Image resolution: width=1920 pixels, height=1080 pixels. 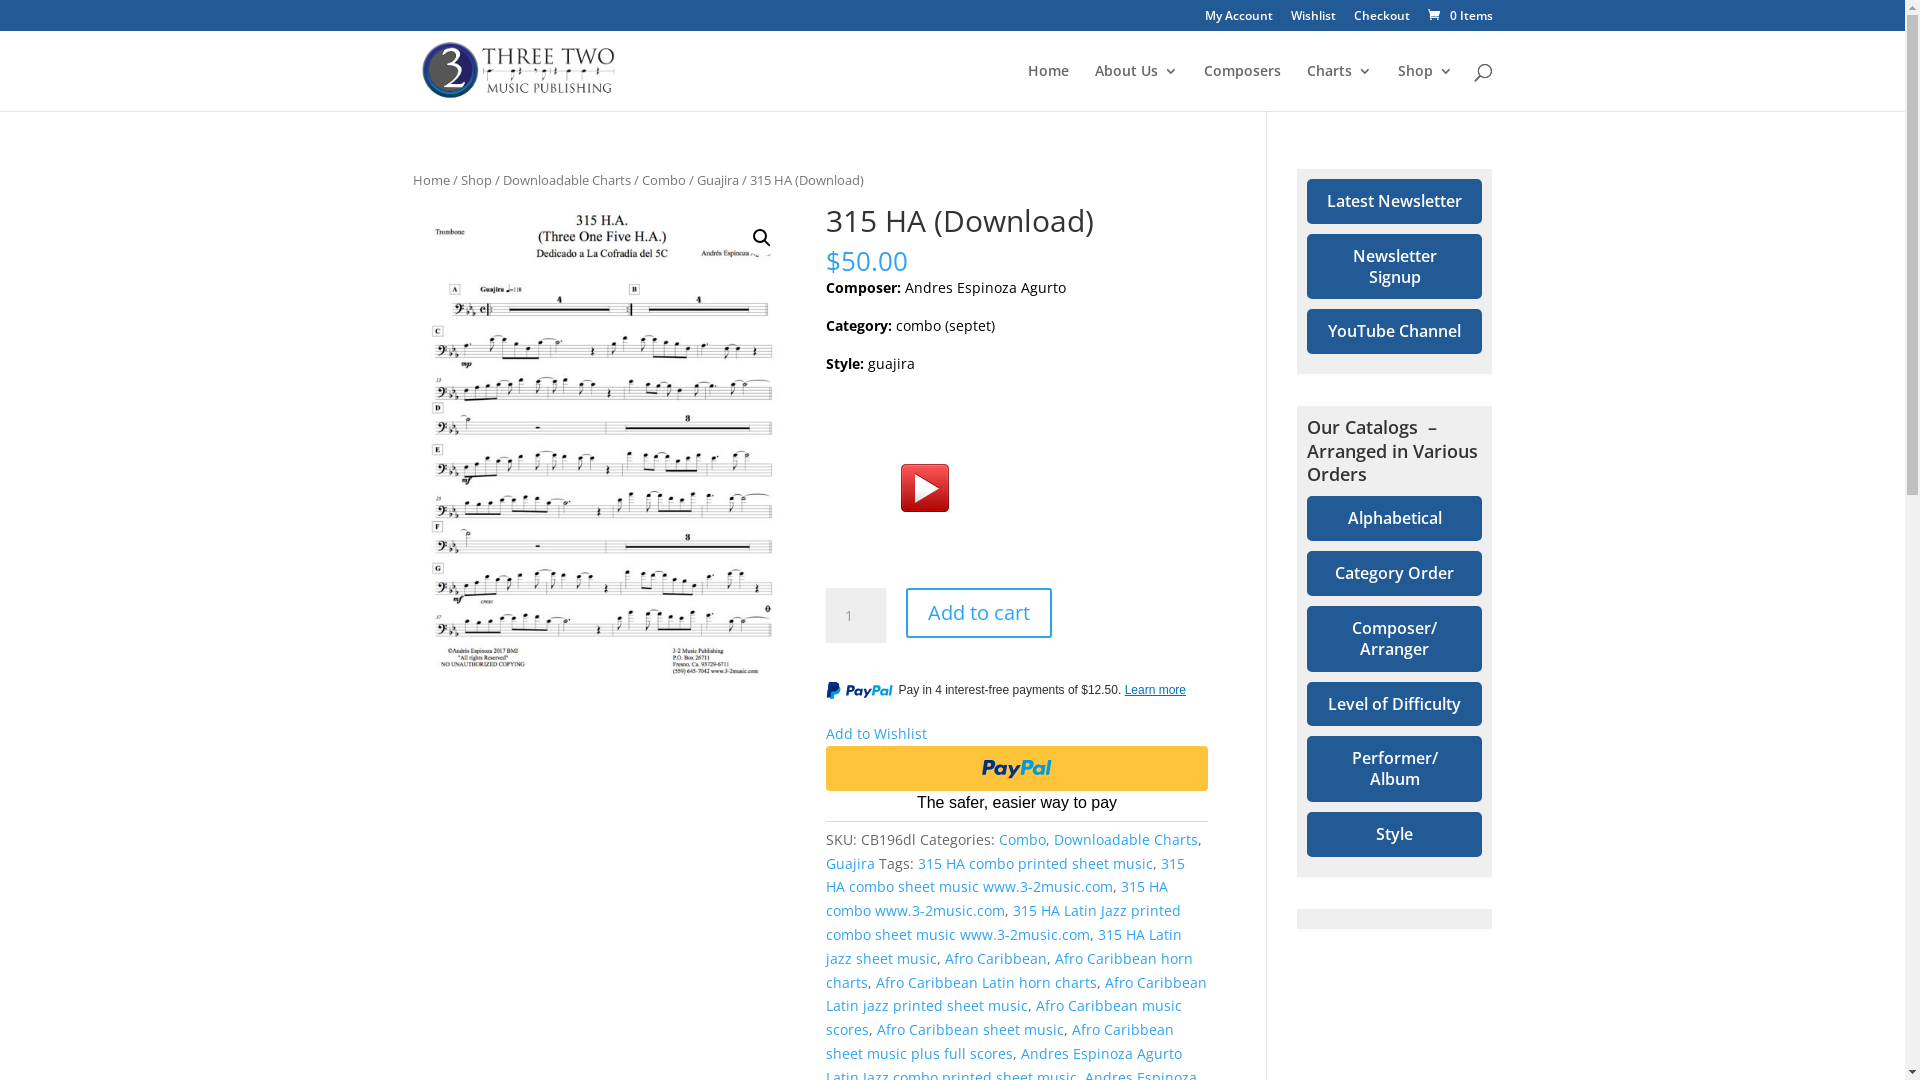 What do you see at coordinates (1135, 86) in the screenshot?
I see `'About Us'` at bounding box center [1135, 86].